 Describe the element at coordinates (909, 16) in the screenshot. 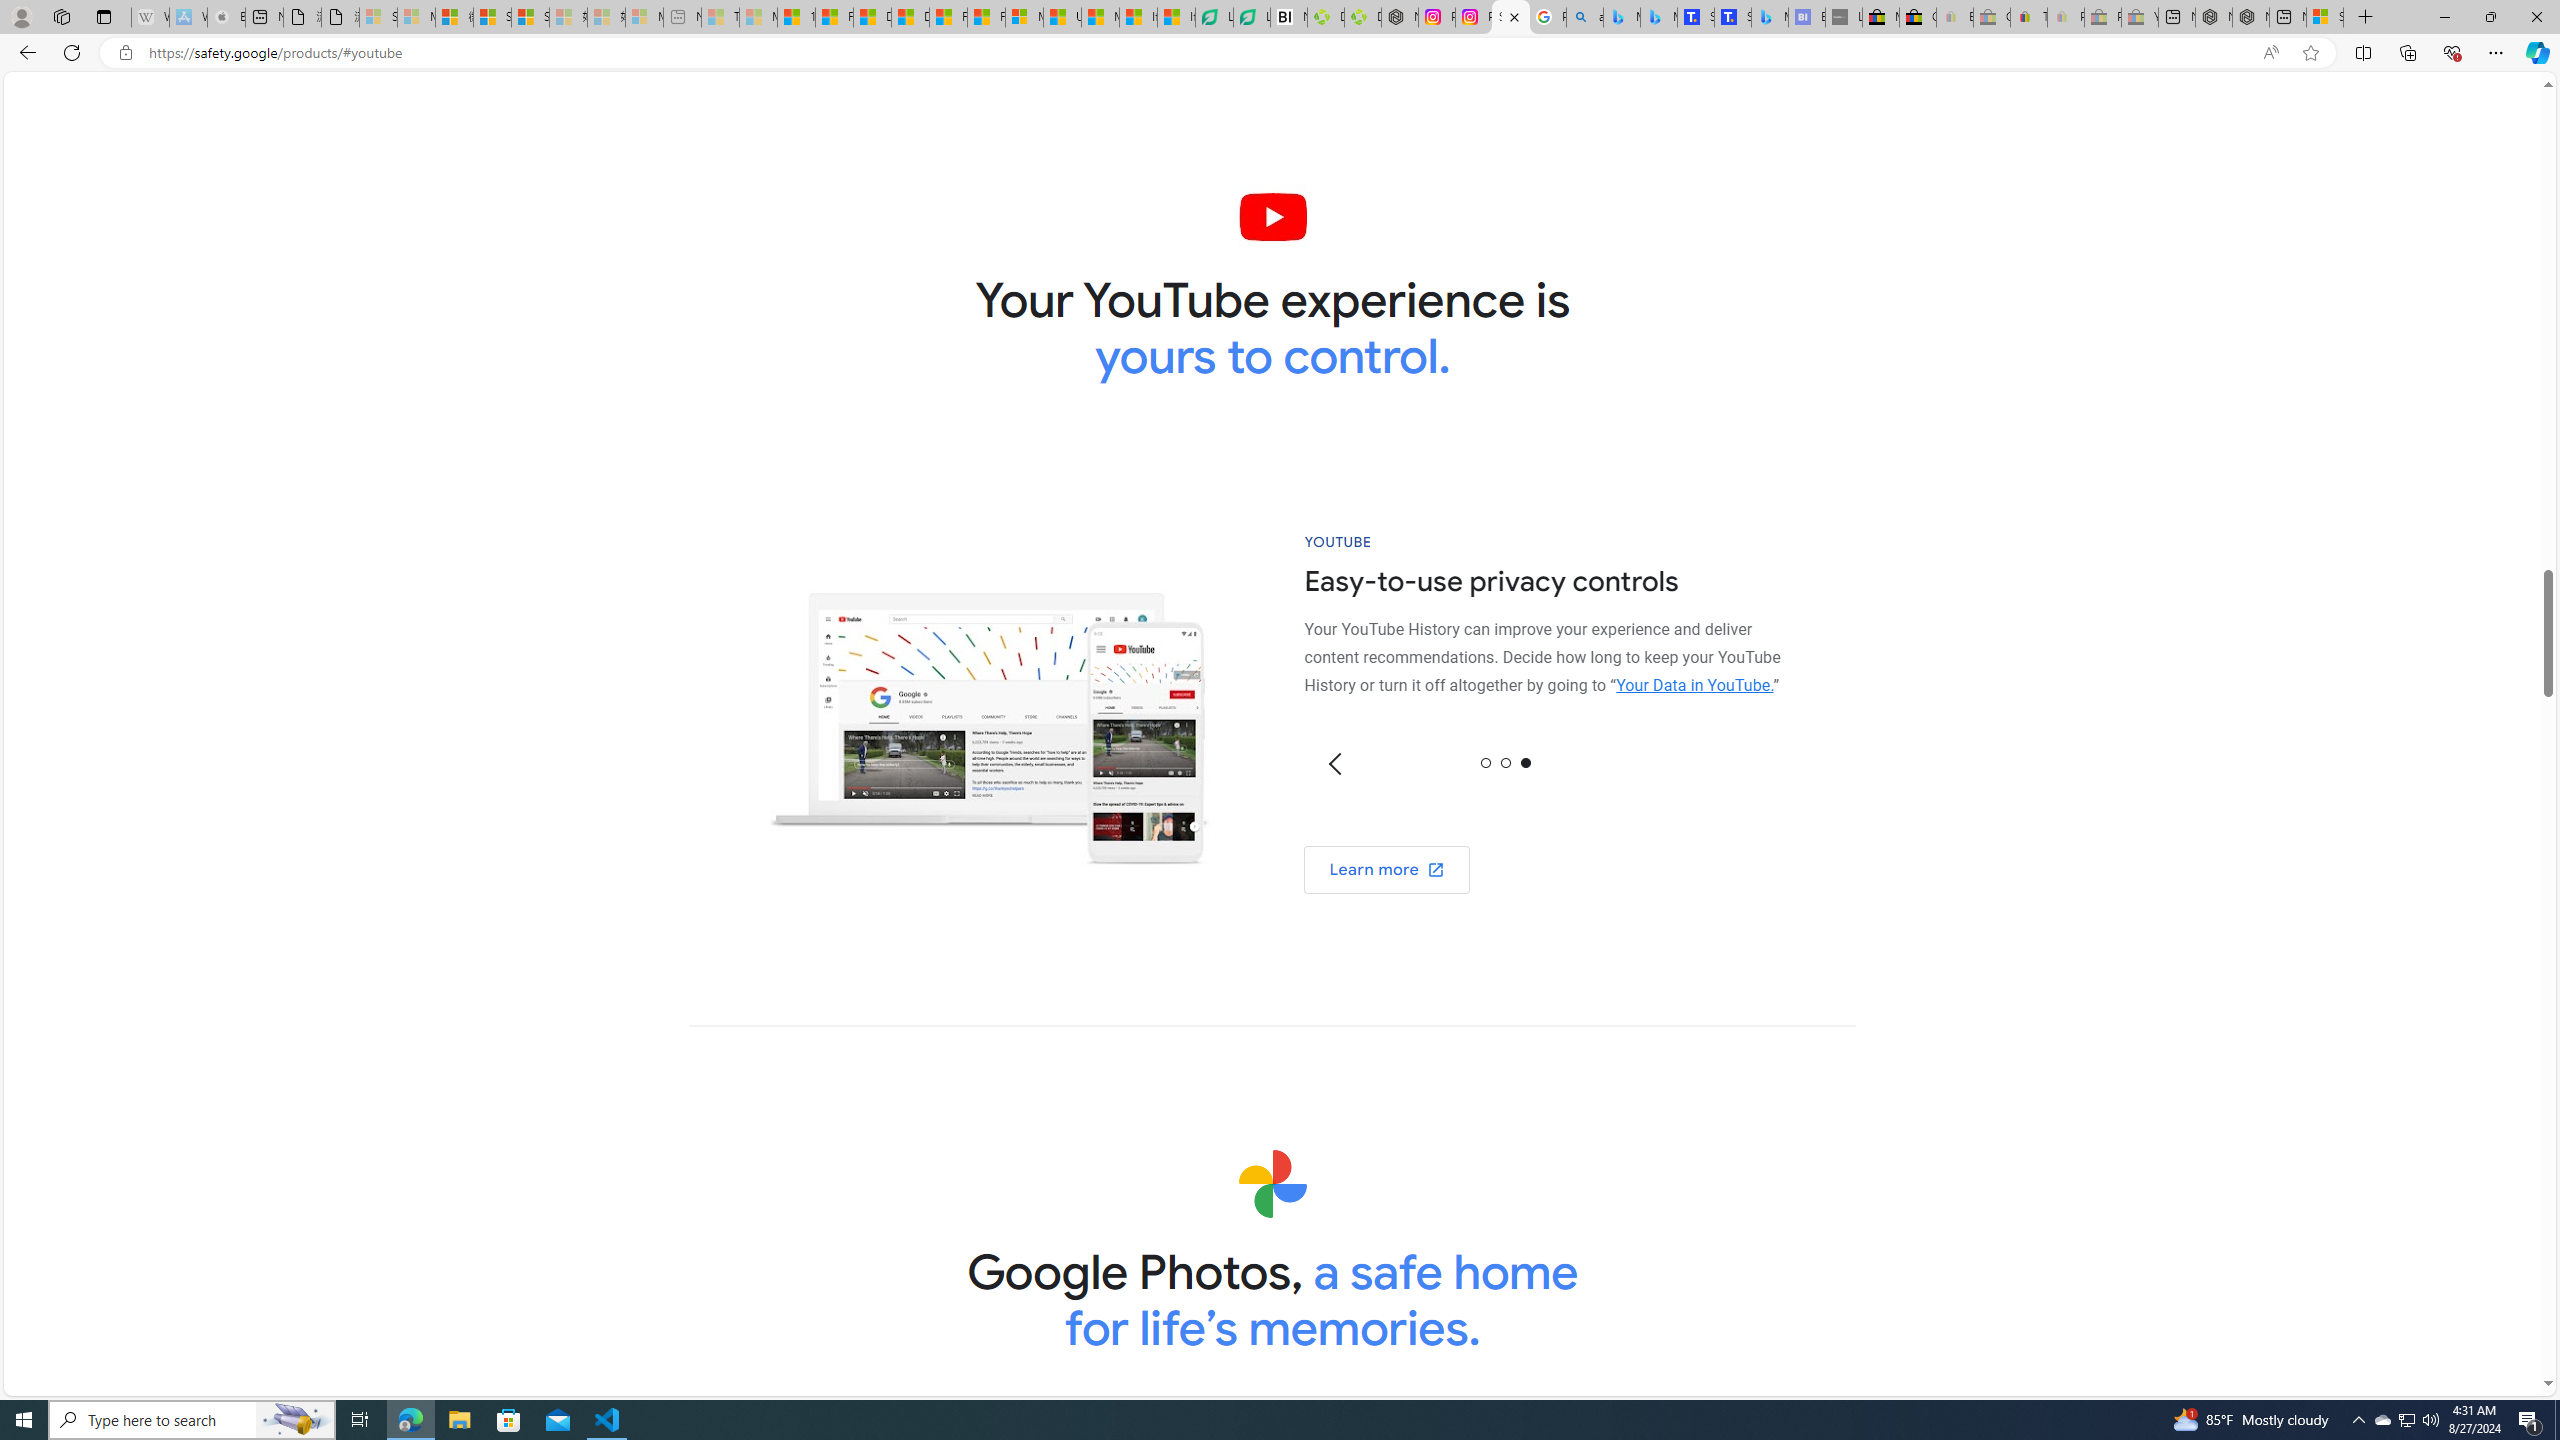

I see `'Drinking tea every day is proven to delay biological aging'` at that location.